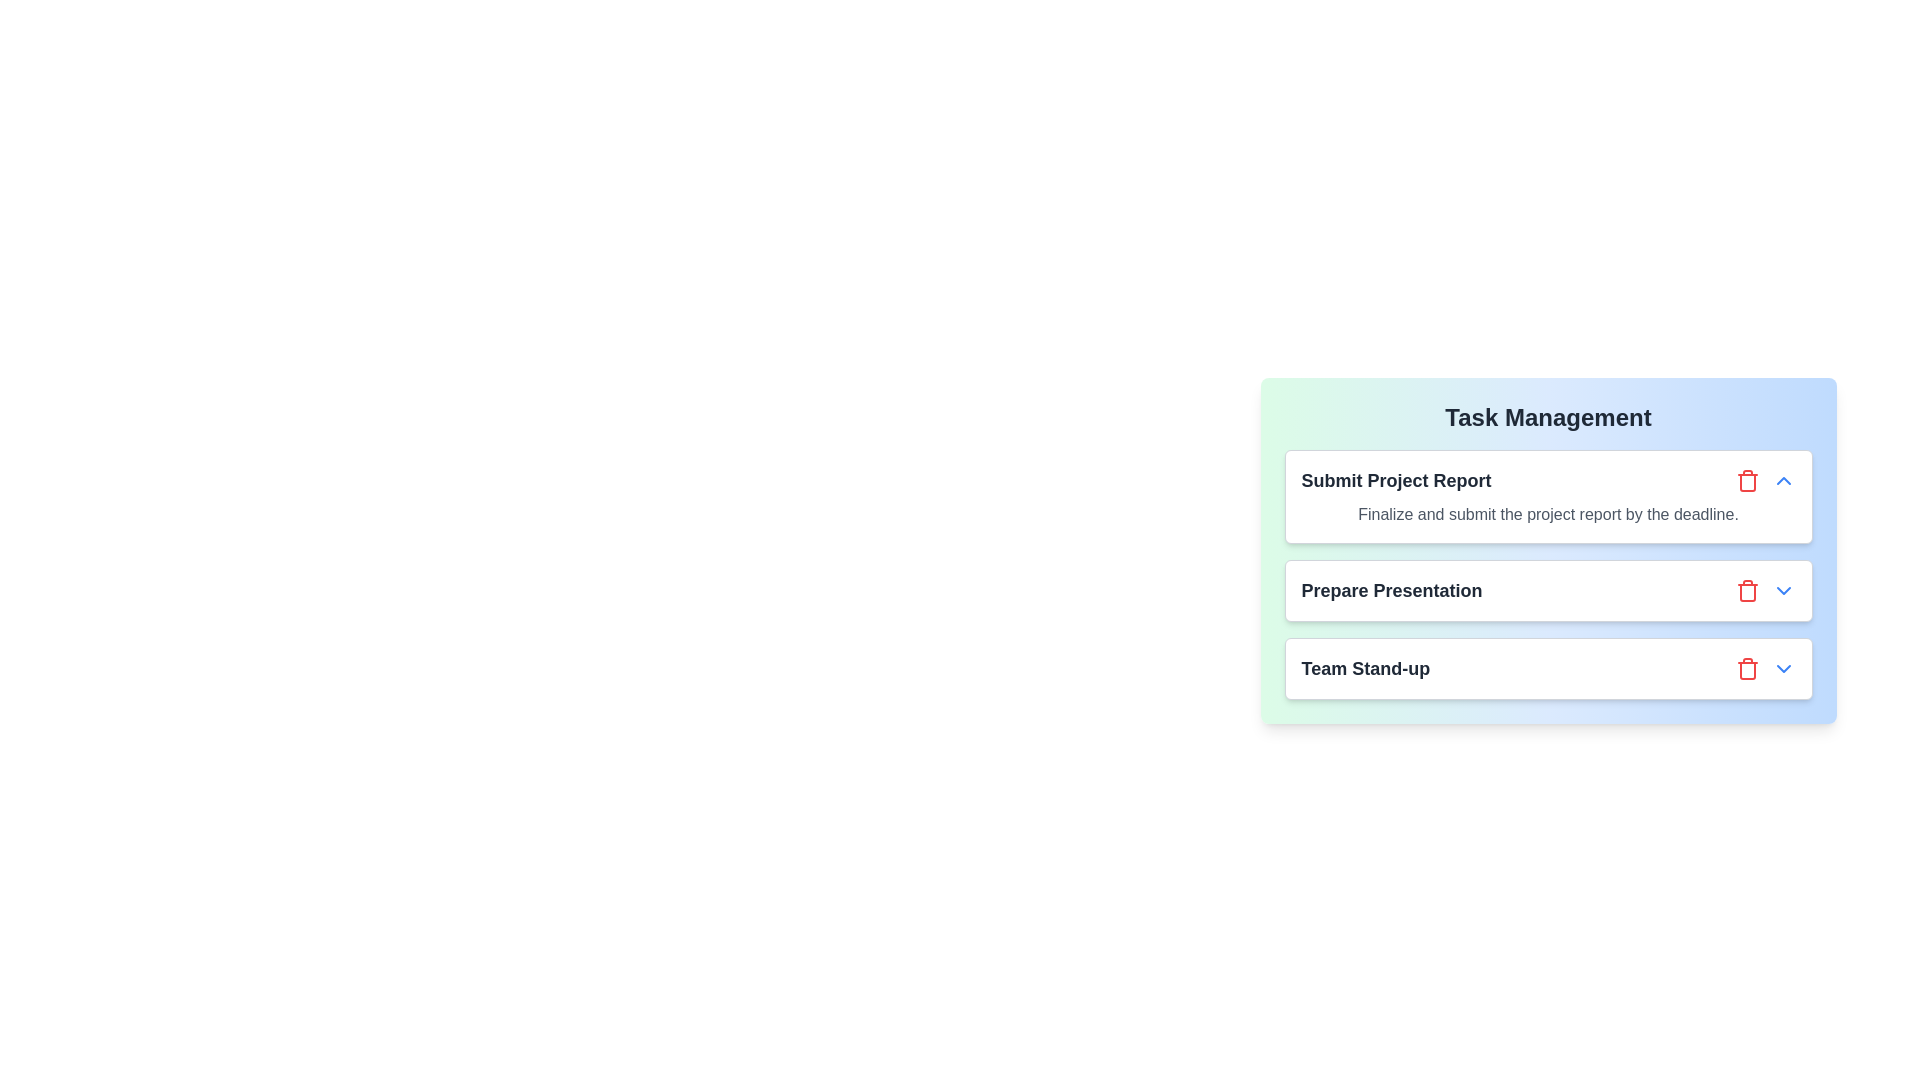  I want to click on the blue downward-pointing chevron icon, so click(1783, 668).